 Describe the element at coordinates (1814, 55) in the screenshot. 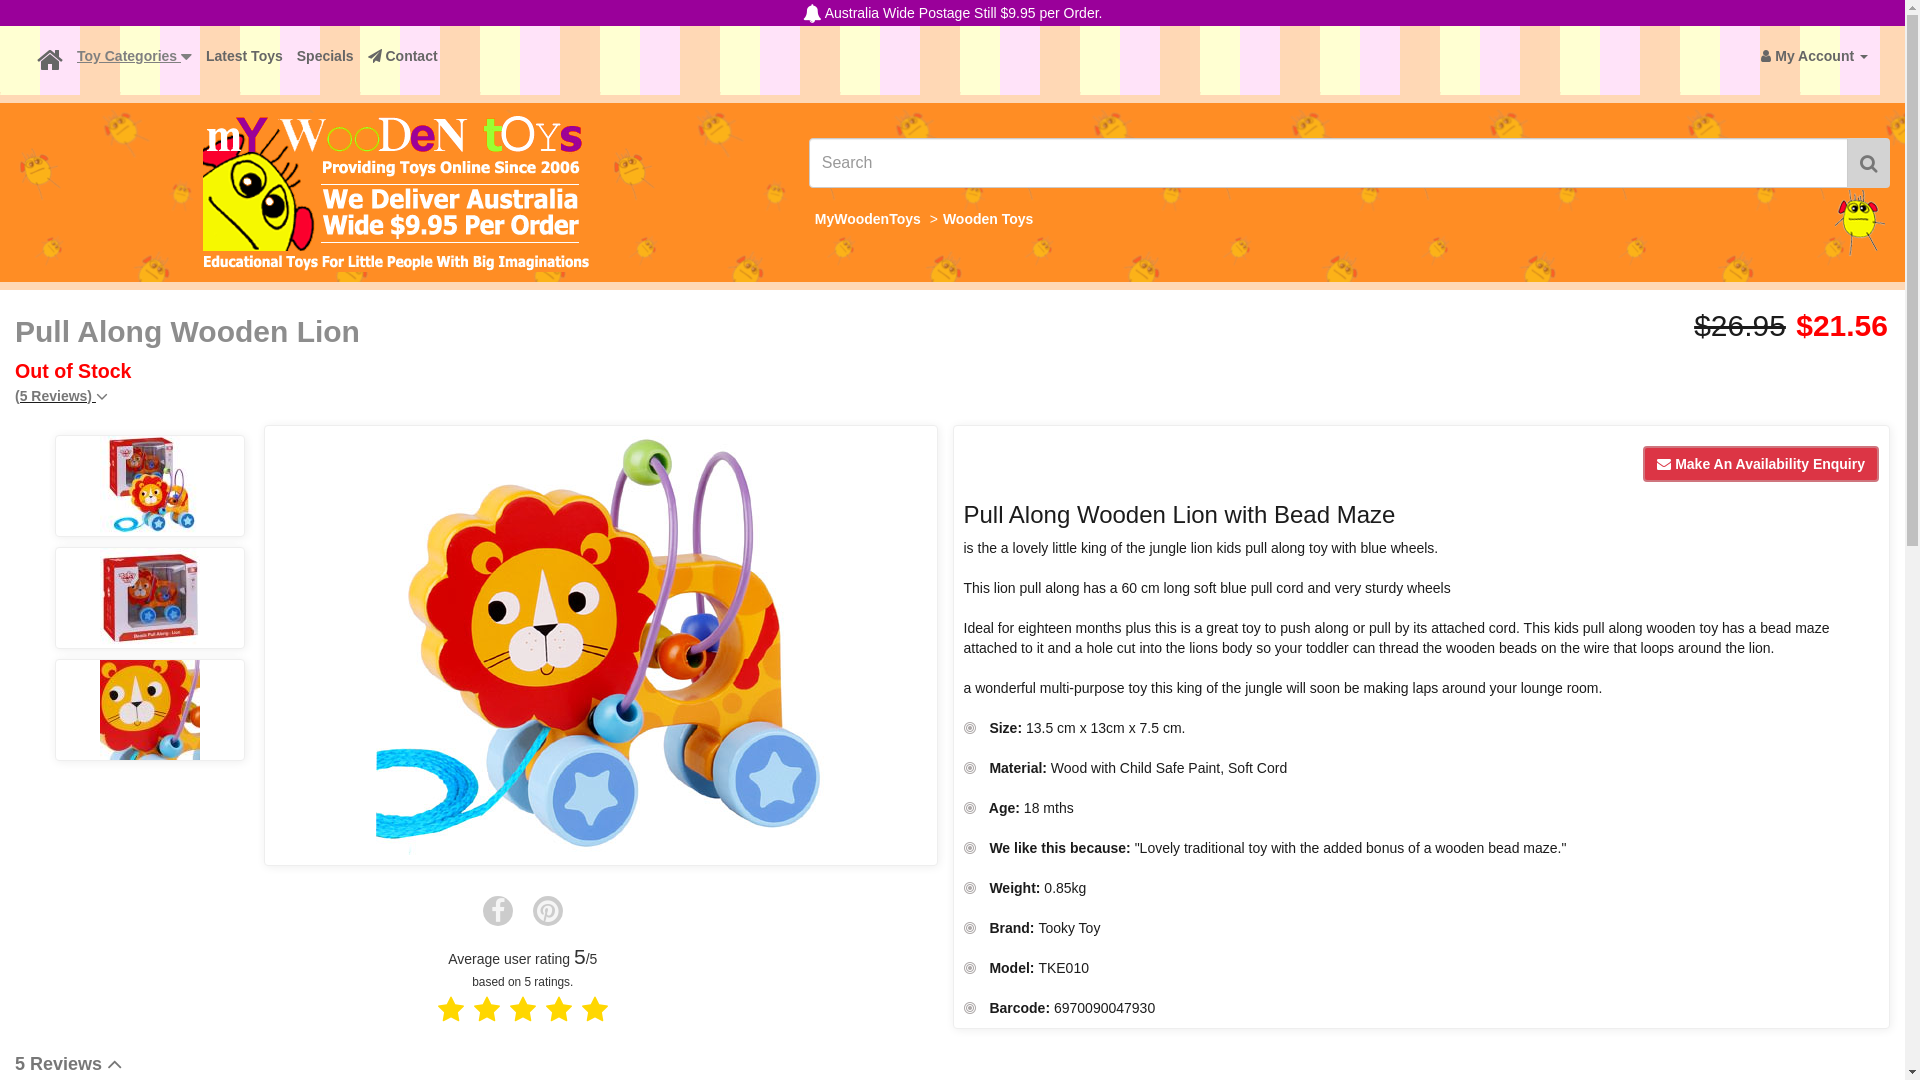

I see `'My Account'` at that location.